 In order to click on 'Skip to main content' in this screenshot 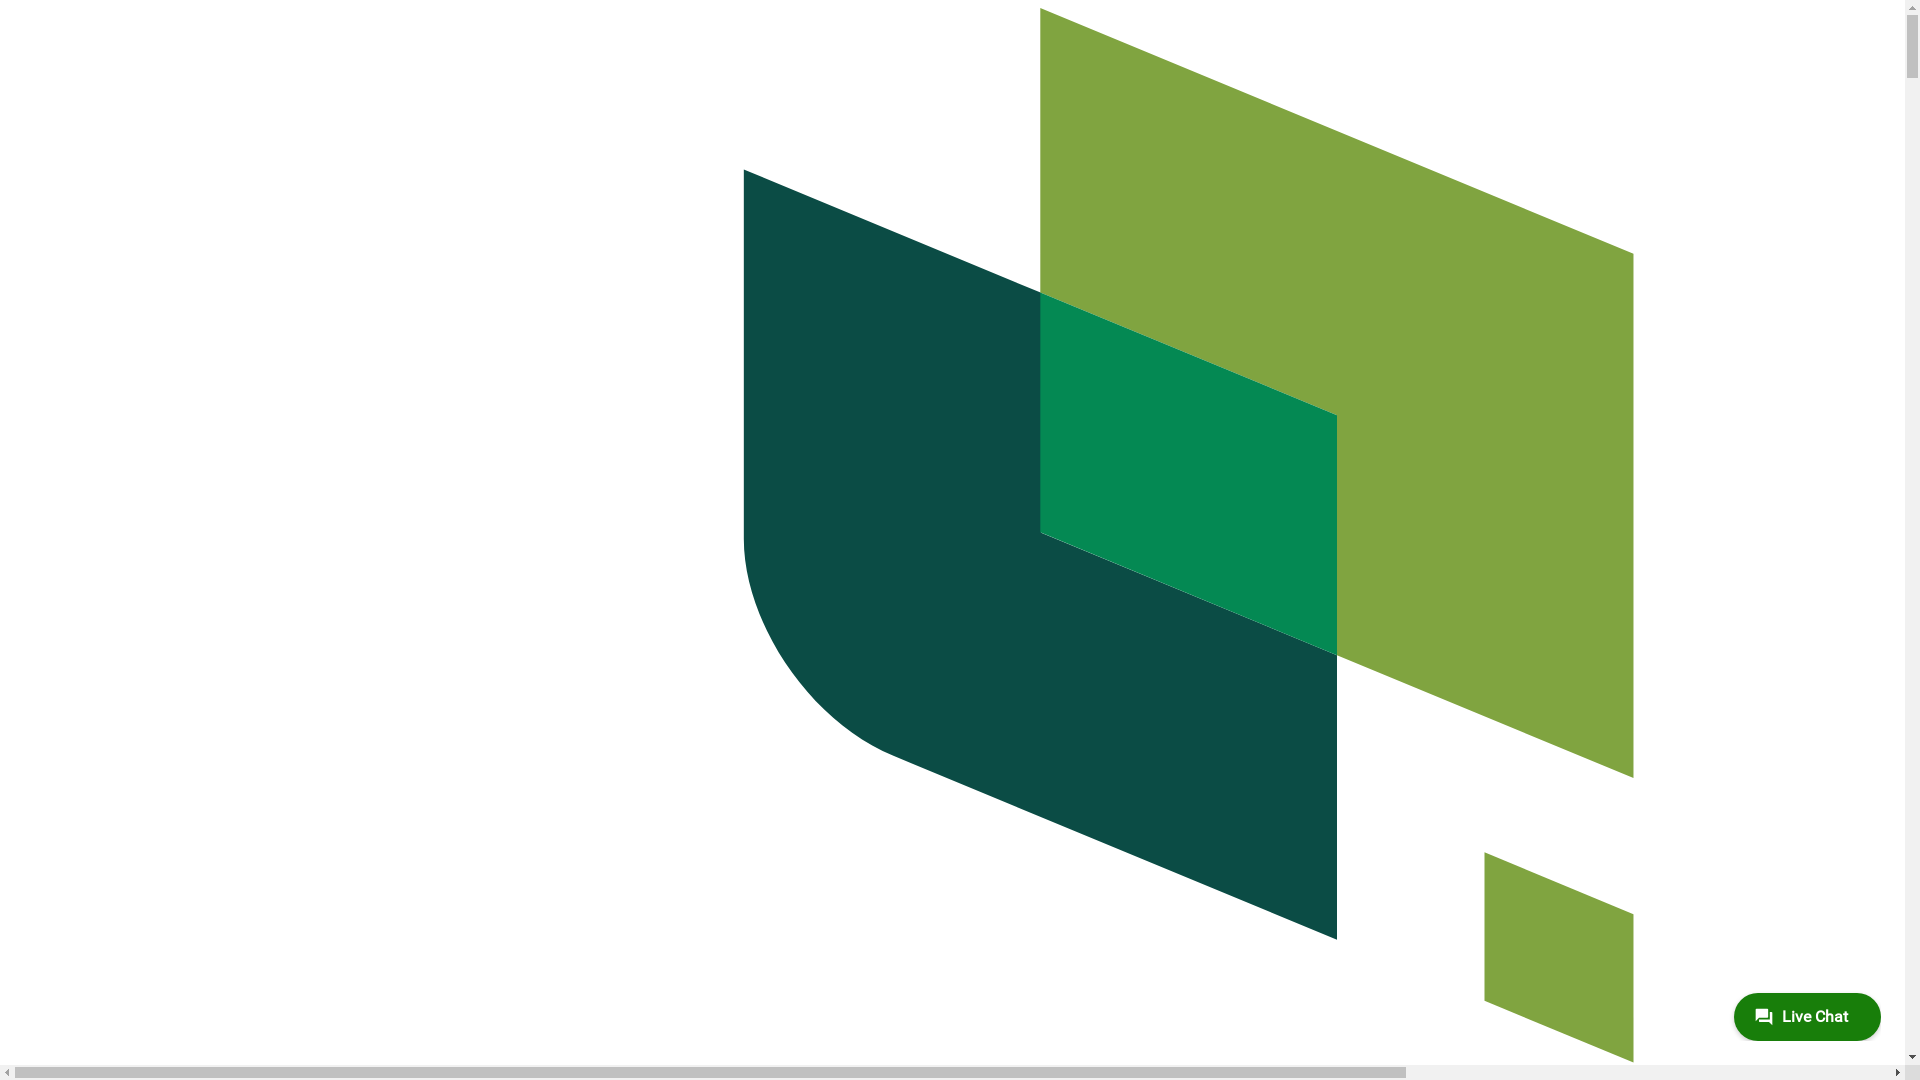, I will do `click(8, 8)`.